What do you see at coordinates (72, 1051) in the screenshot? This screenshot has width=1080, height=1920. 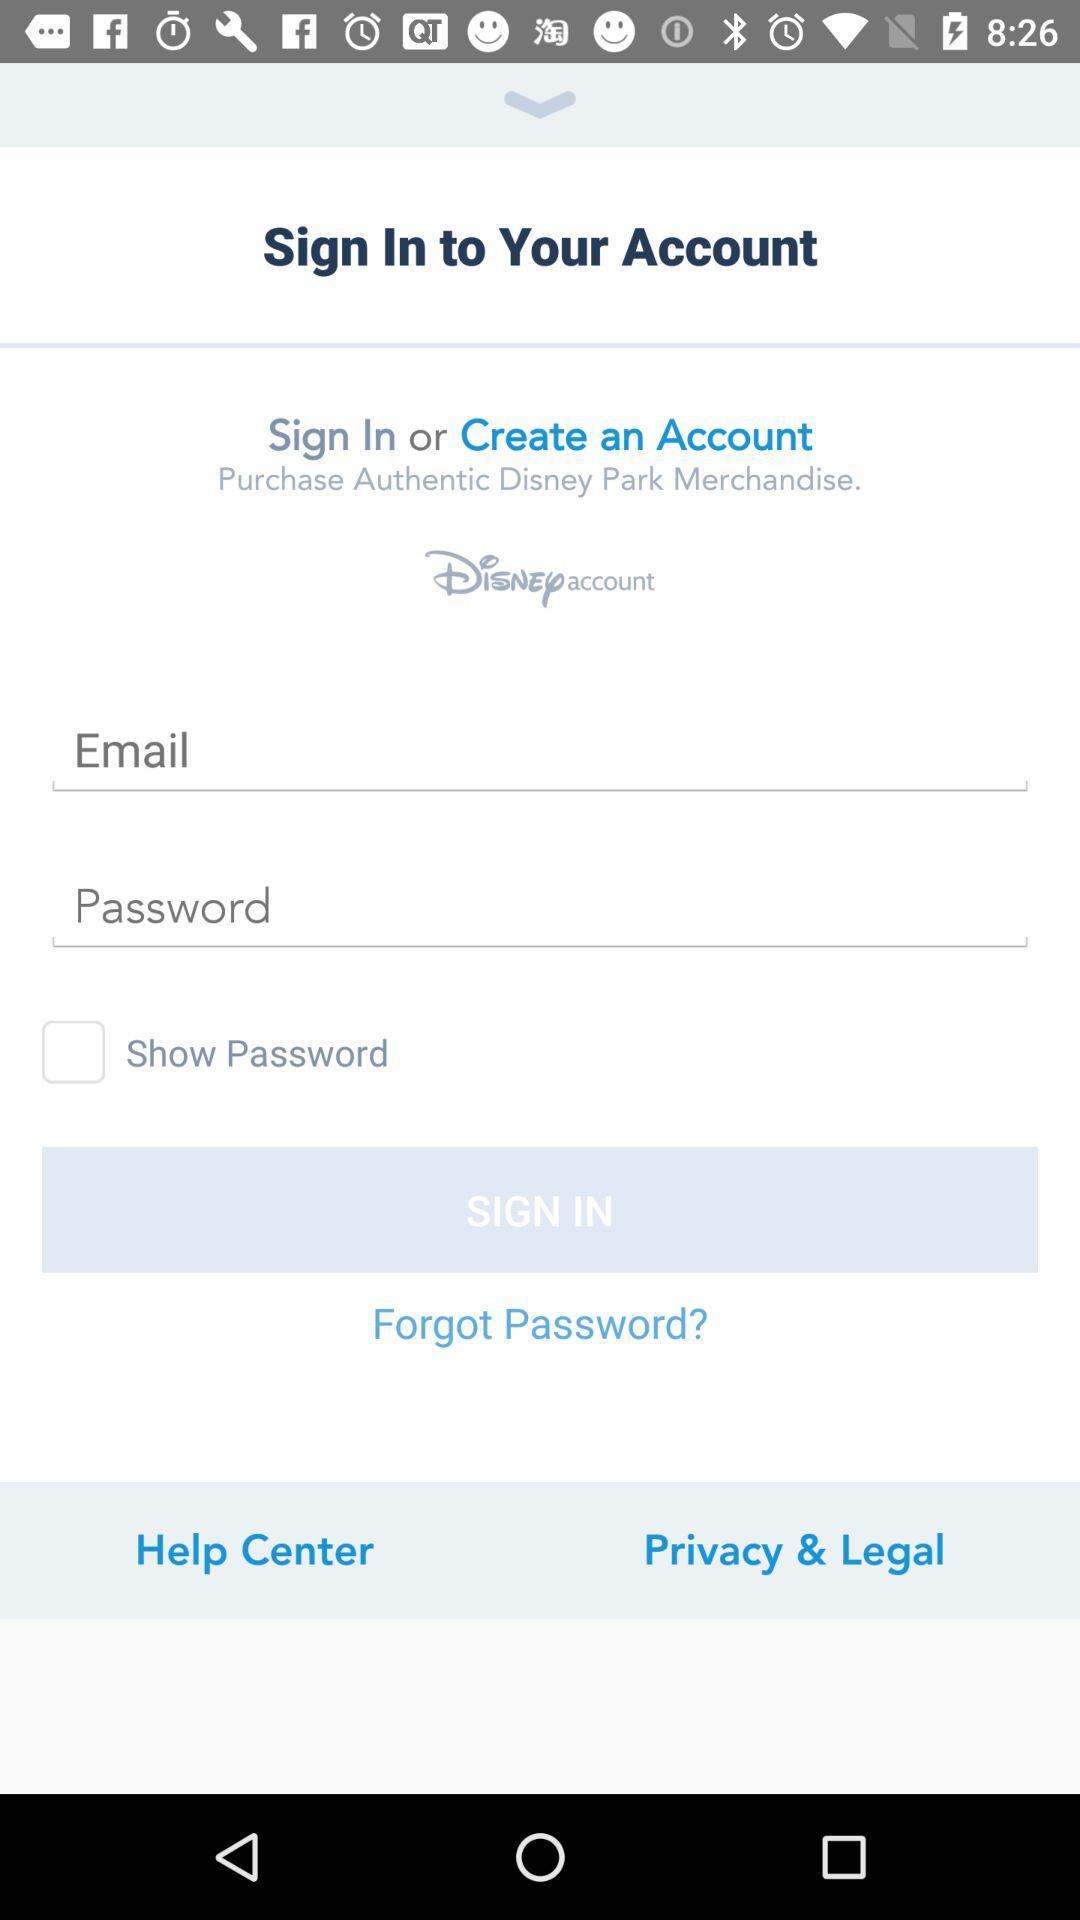 I see `item to the left of show password item` at bounding box center [72, 1051].